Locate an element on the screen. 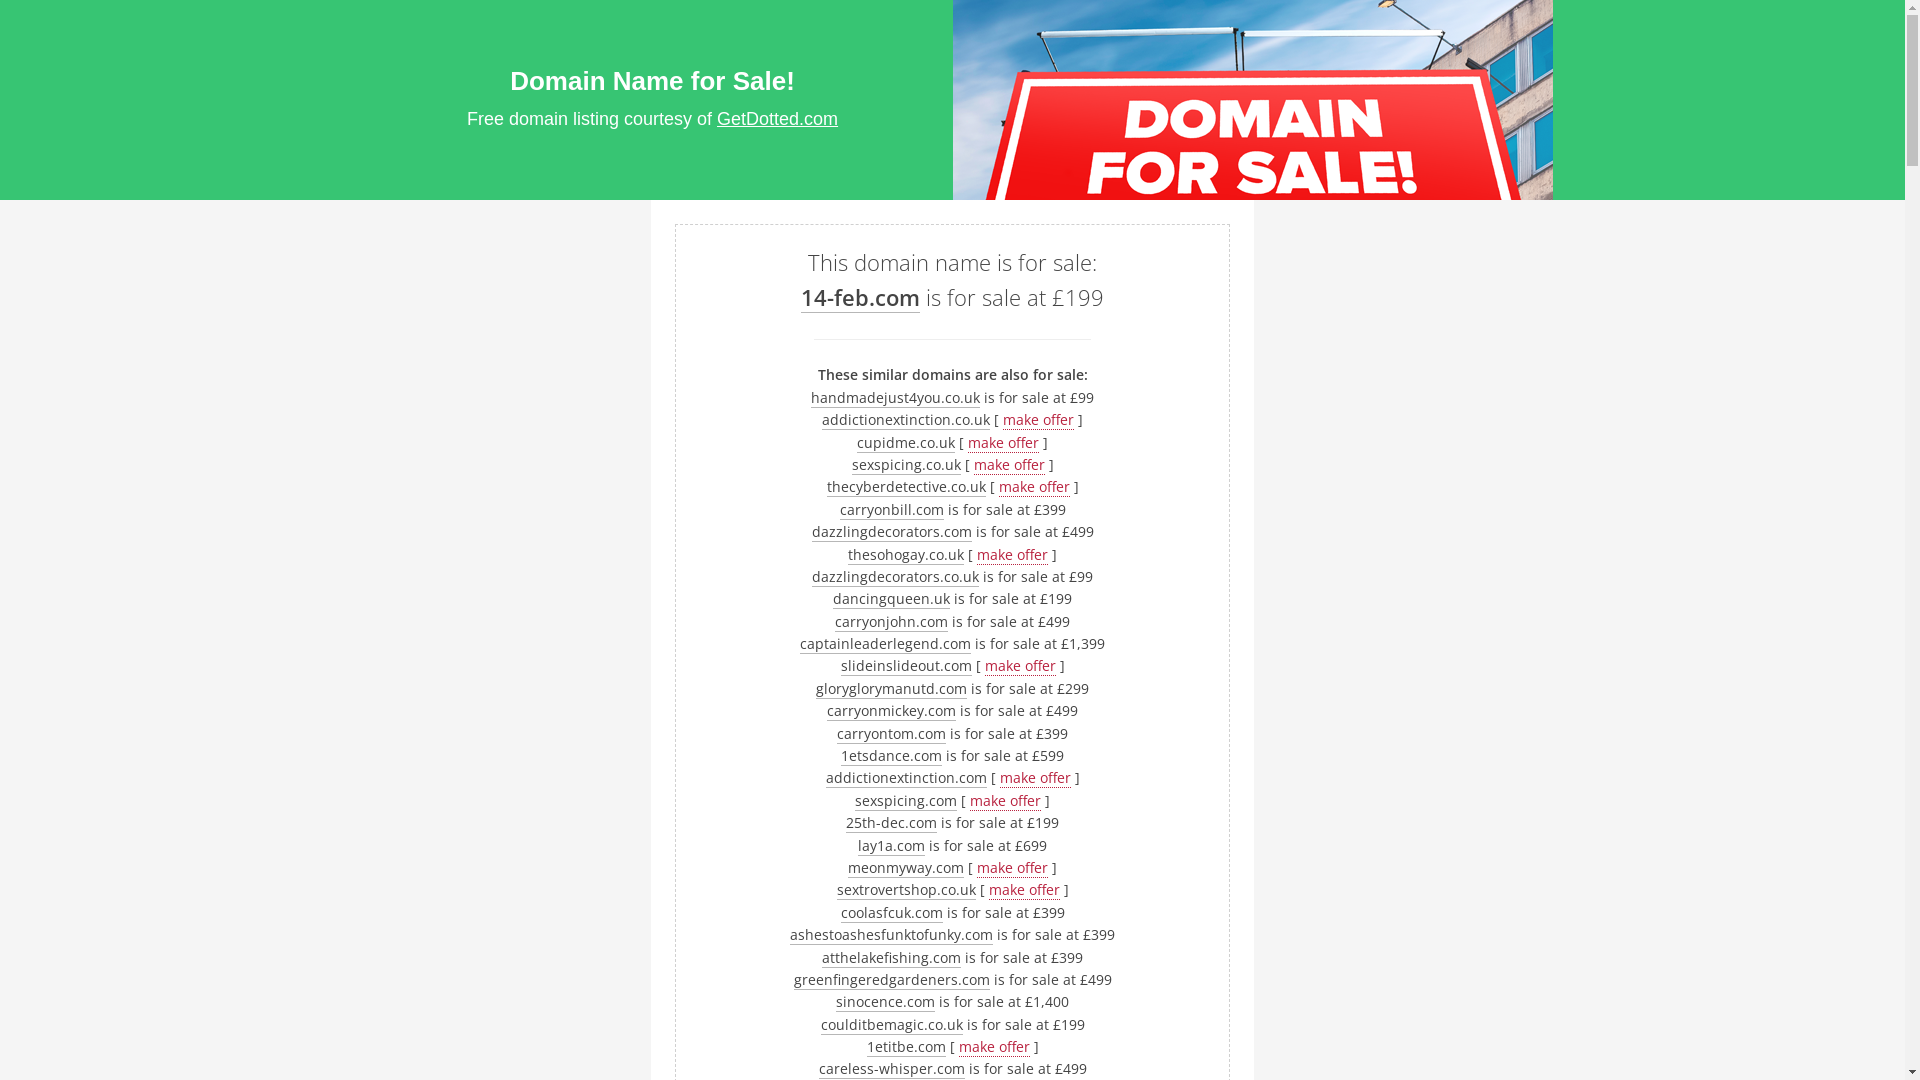 The height and width of the screenshot is (1080, 1920). 'carryonjohn.com' is located at coordinates (890, 620).